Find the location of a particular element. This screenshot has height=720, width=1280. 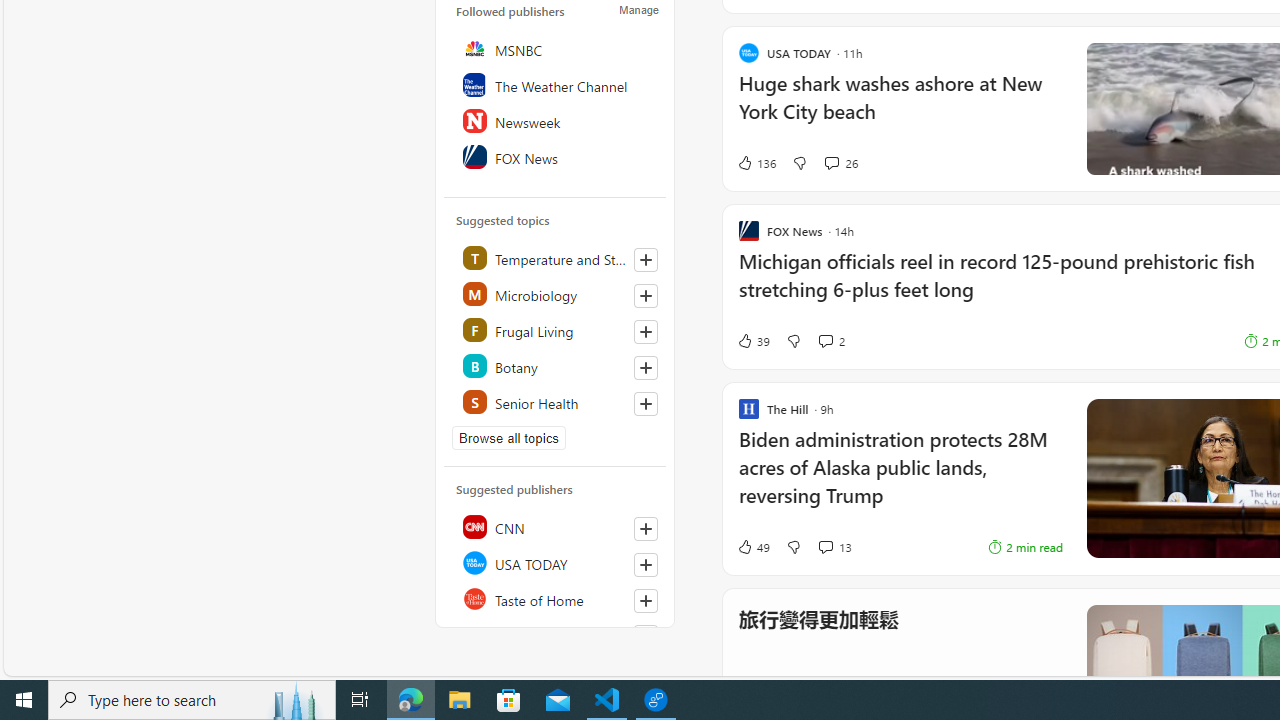

'View comments 26 Comment' is located at coordinates (831, 162).